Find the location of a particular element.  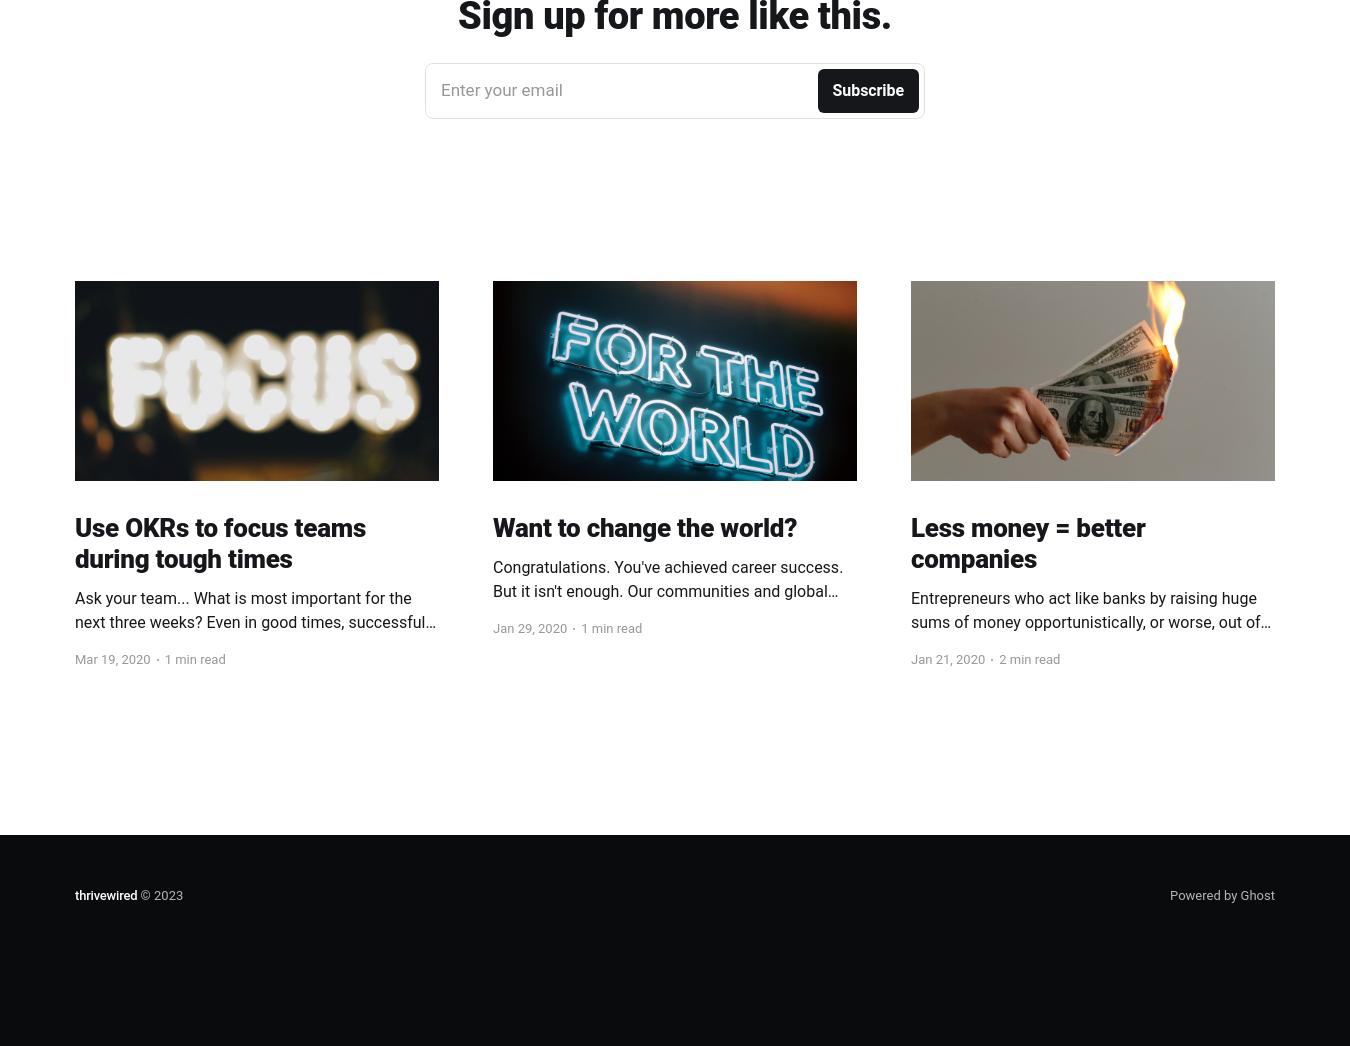

'Want to change the world?' is located at coordinates (645, 525).